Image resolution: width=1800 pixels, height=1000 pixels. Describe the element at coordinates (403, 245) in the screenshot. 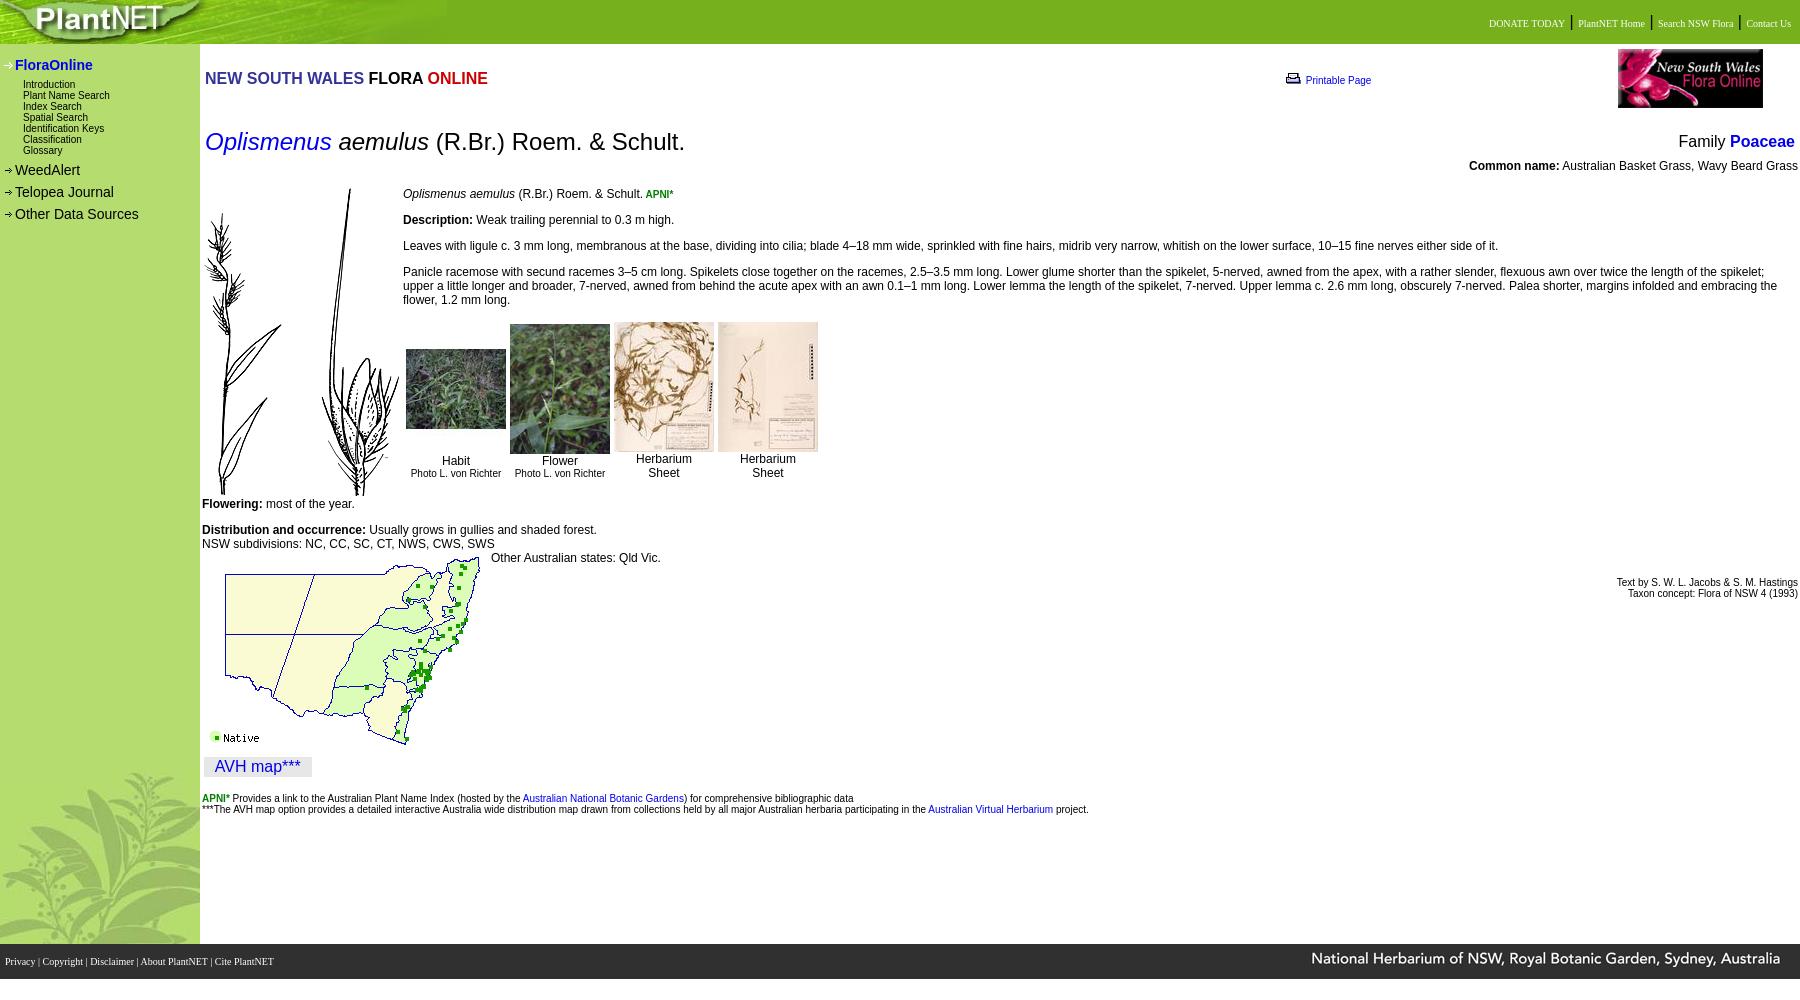

I see `'Leaves with ligule c. 3 mm long, membranous at the base, dividing into cilia; blade 4–18 mm wide, sprinkled with fine hairs, midrib very narrow, whitish on the lower surface, 10–15 fine nerves either side of it.'` at that location.